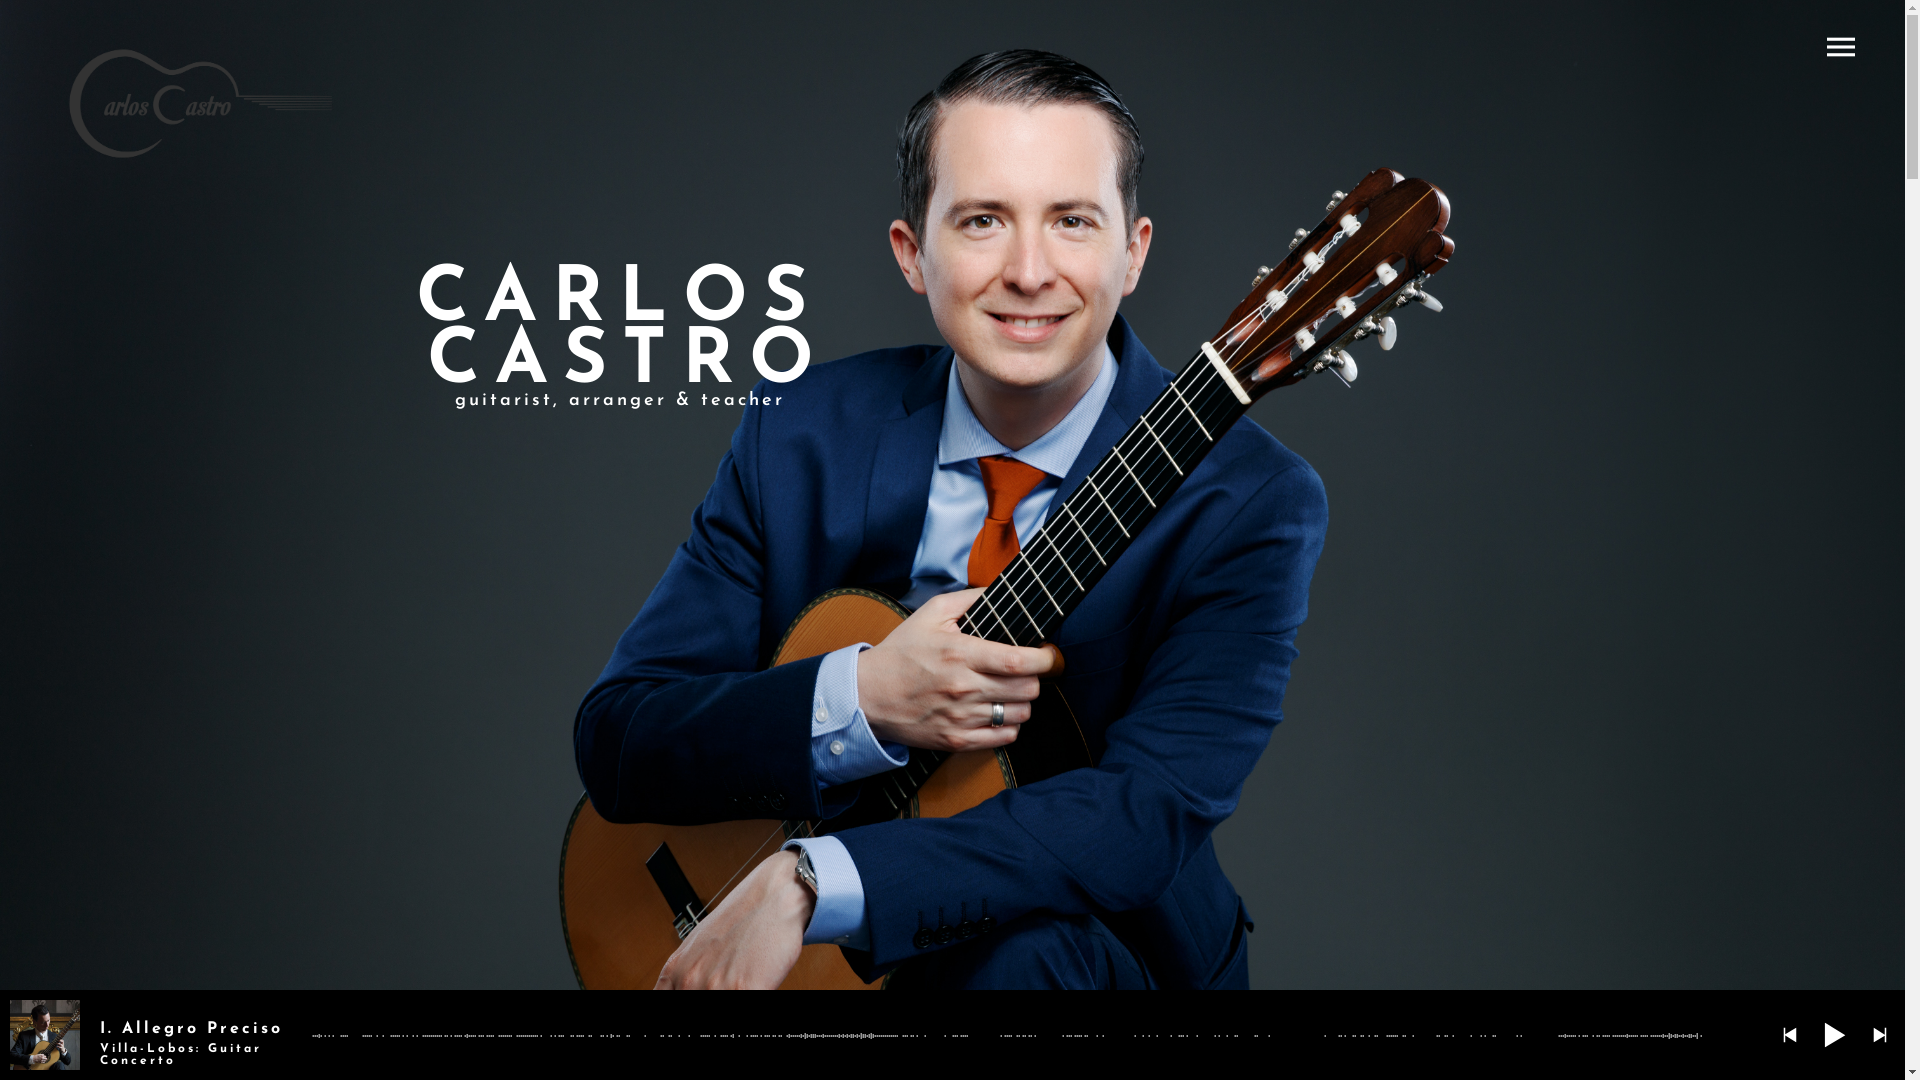 The height and width of the screenshot is (1080, 1920). I want to click on 'Carlos Castro', so click(200, 104).